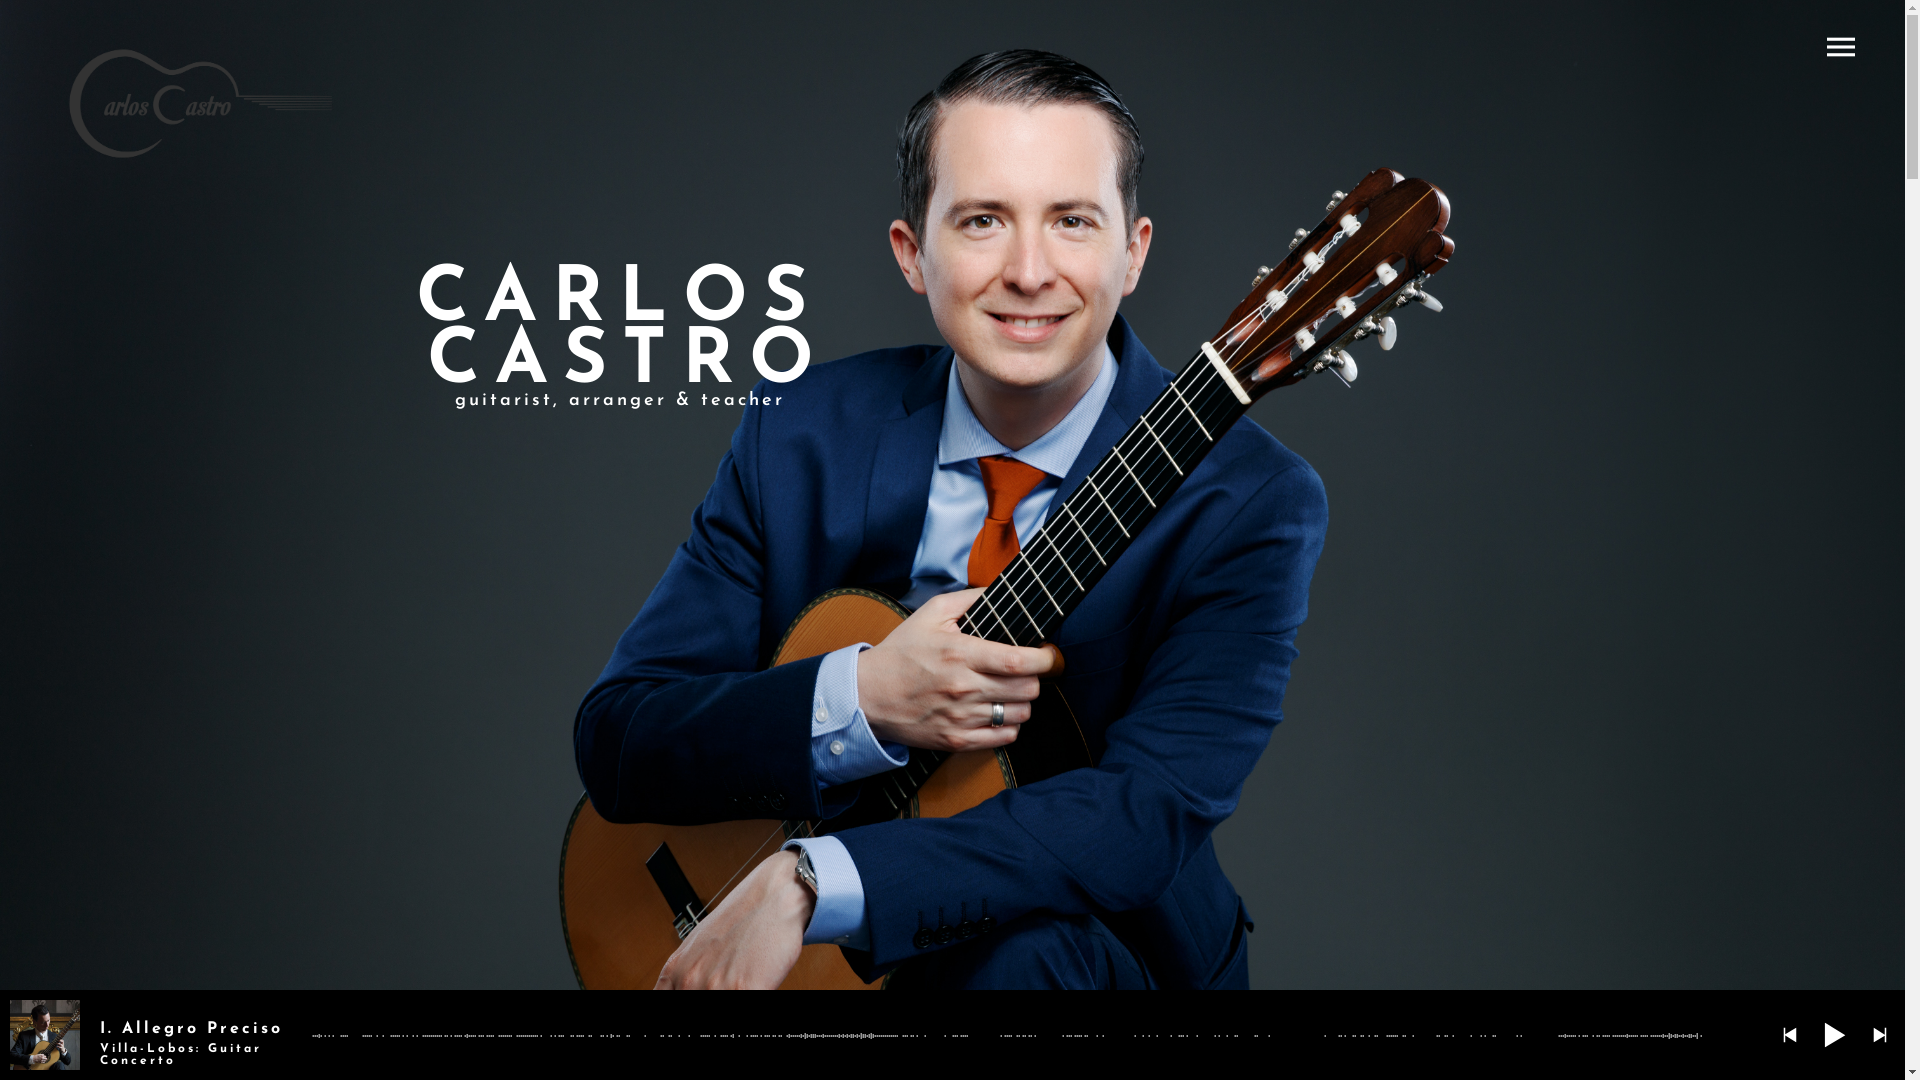 The height and width of the screenshot is (1080, 1920). I want to click on 'Carlos Castro', so click(200, 104).